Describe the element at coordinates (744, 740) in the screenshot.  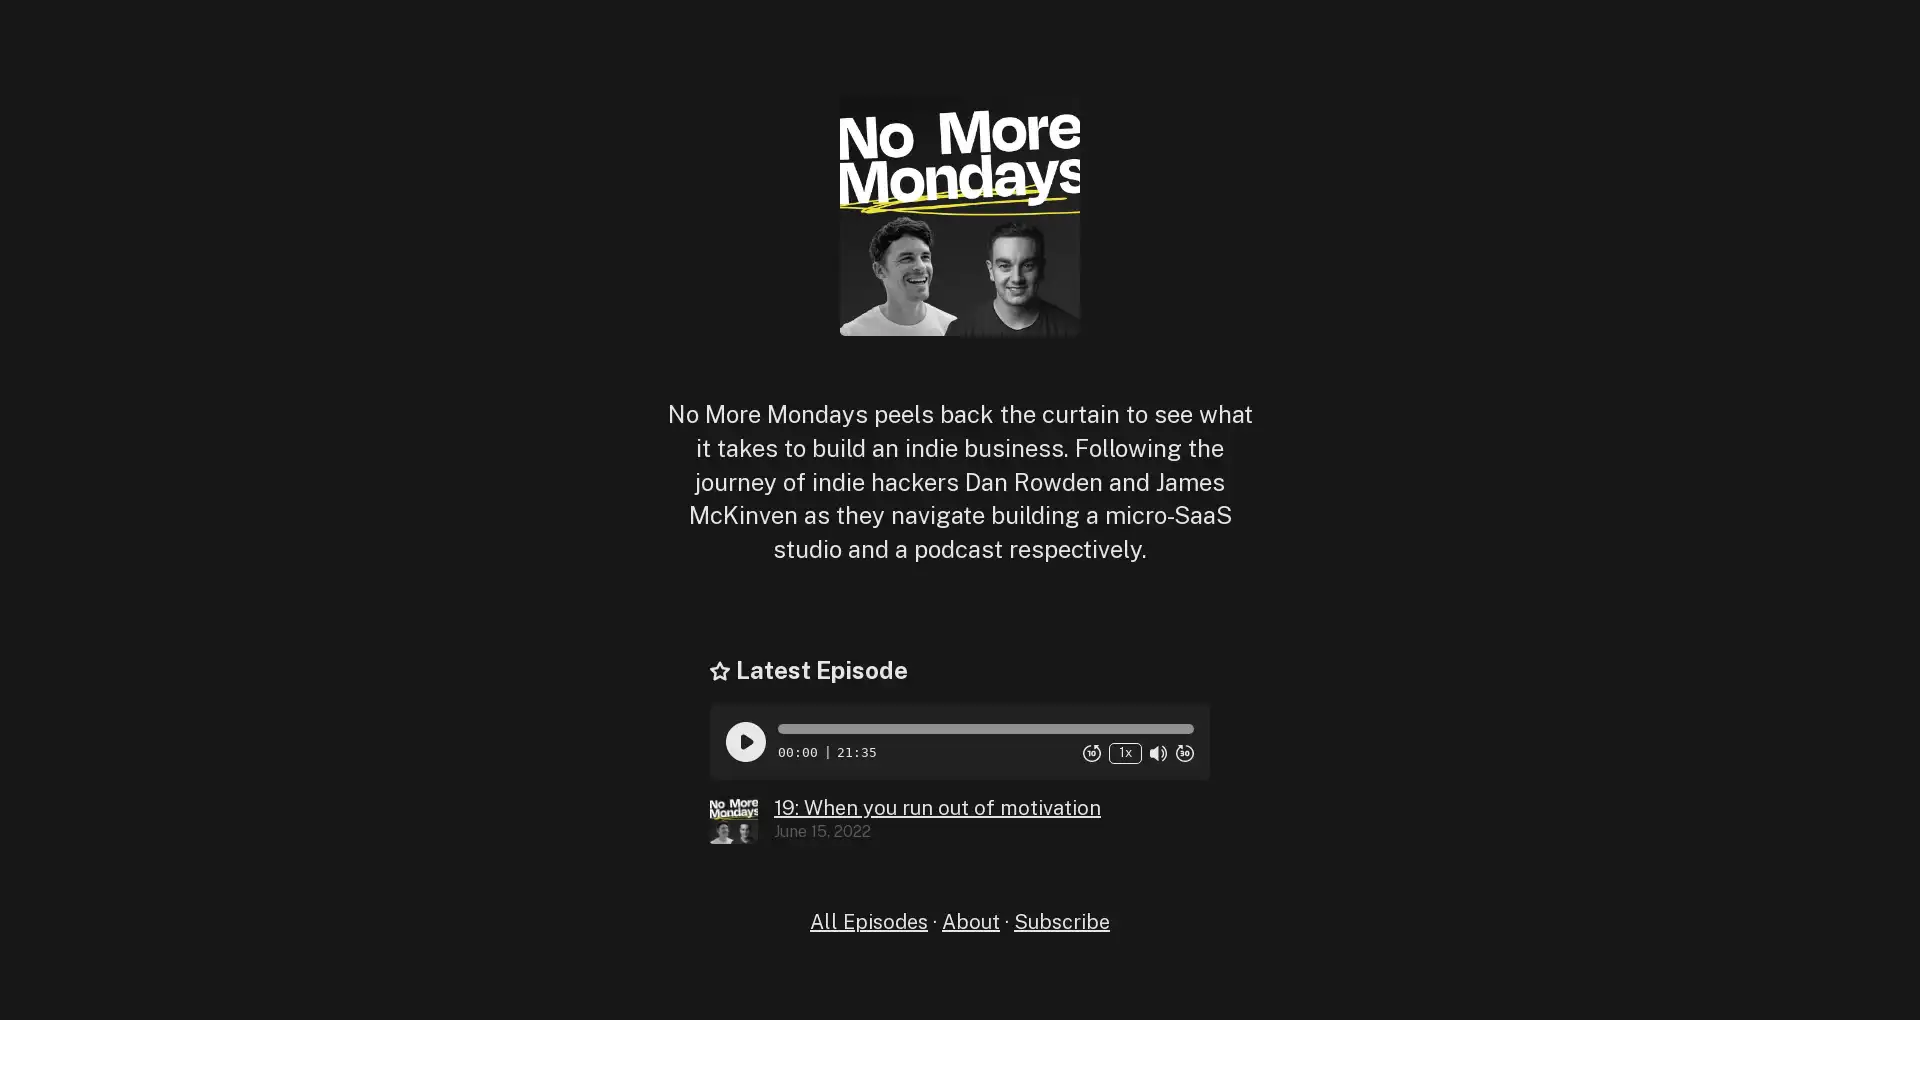
I see `play` at that location.